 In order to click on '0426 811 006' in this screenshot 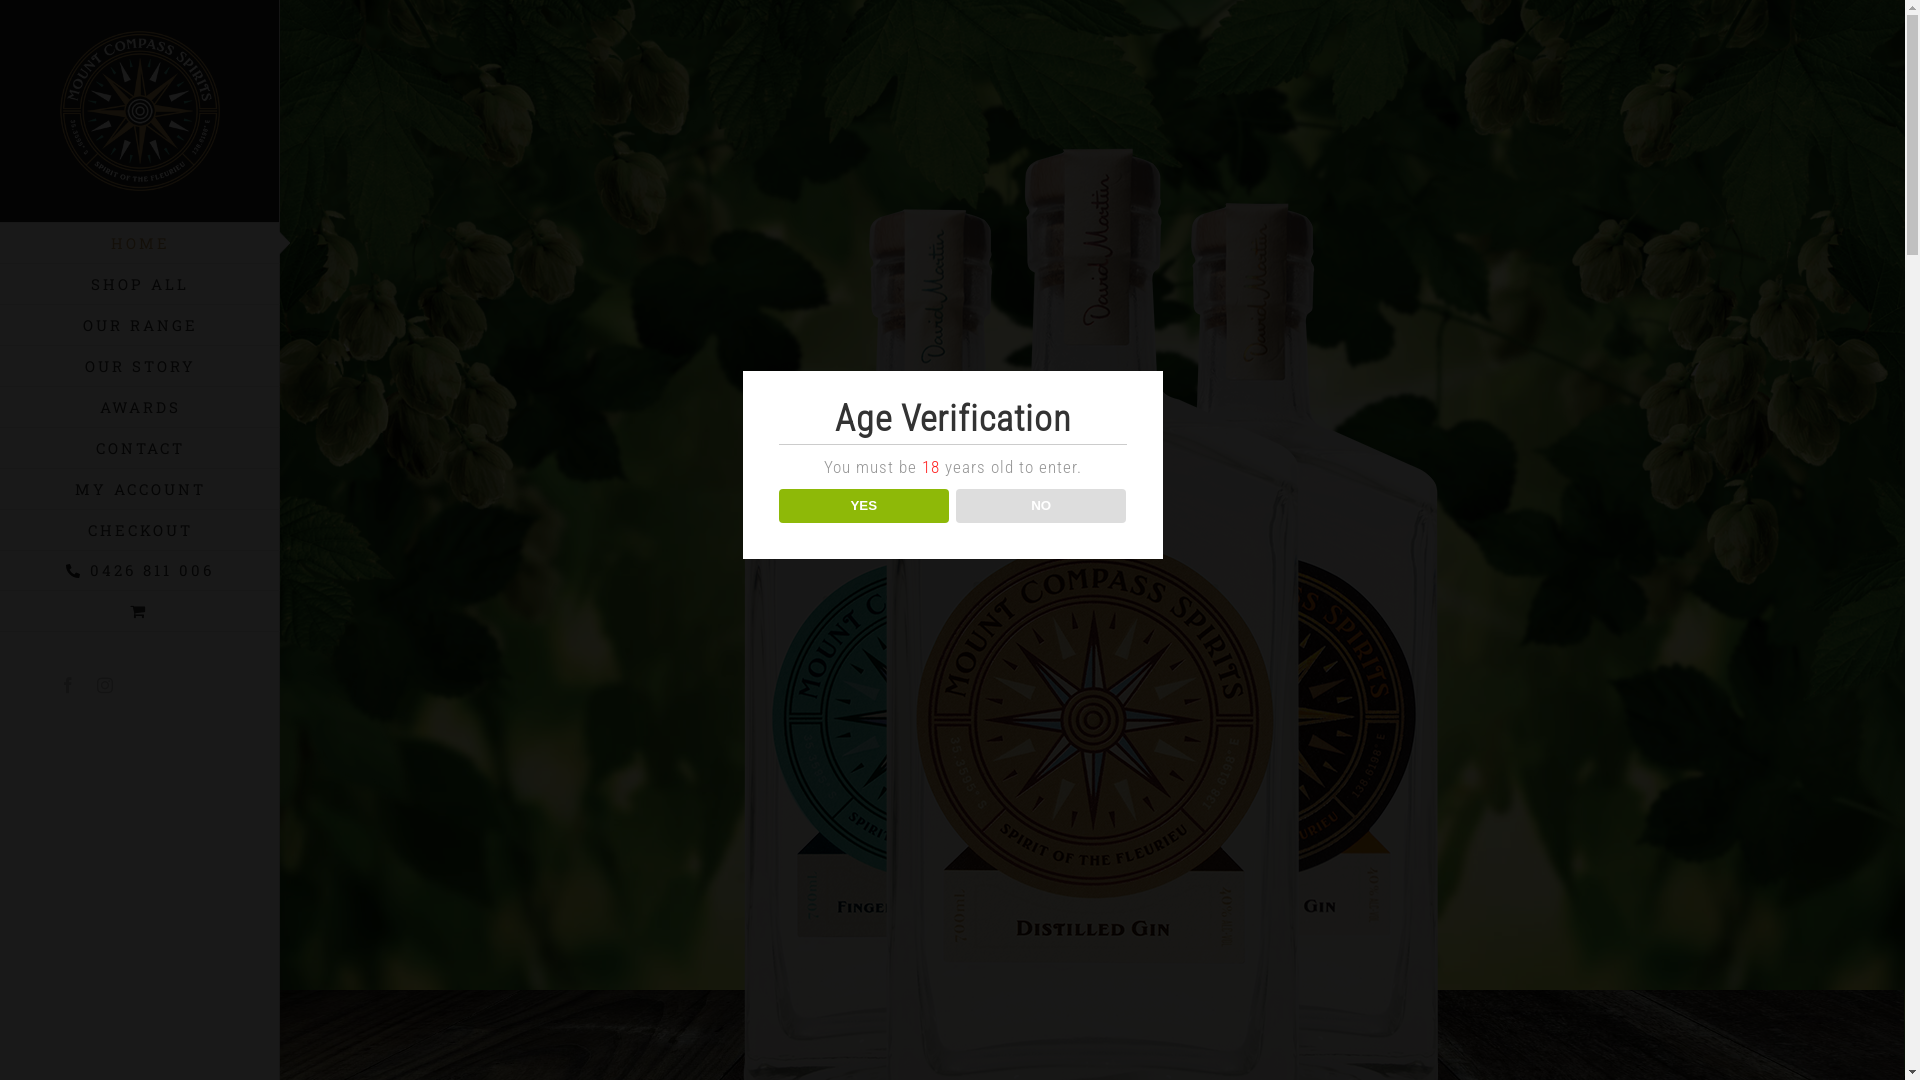, I will do `click(138, 570)`.